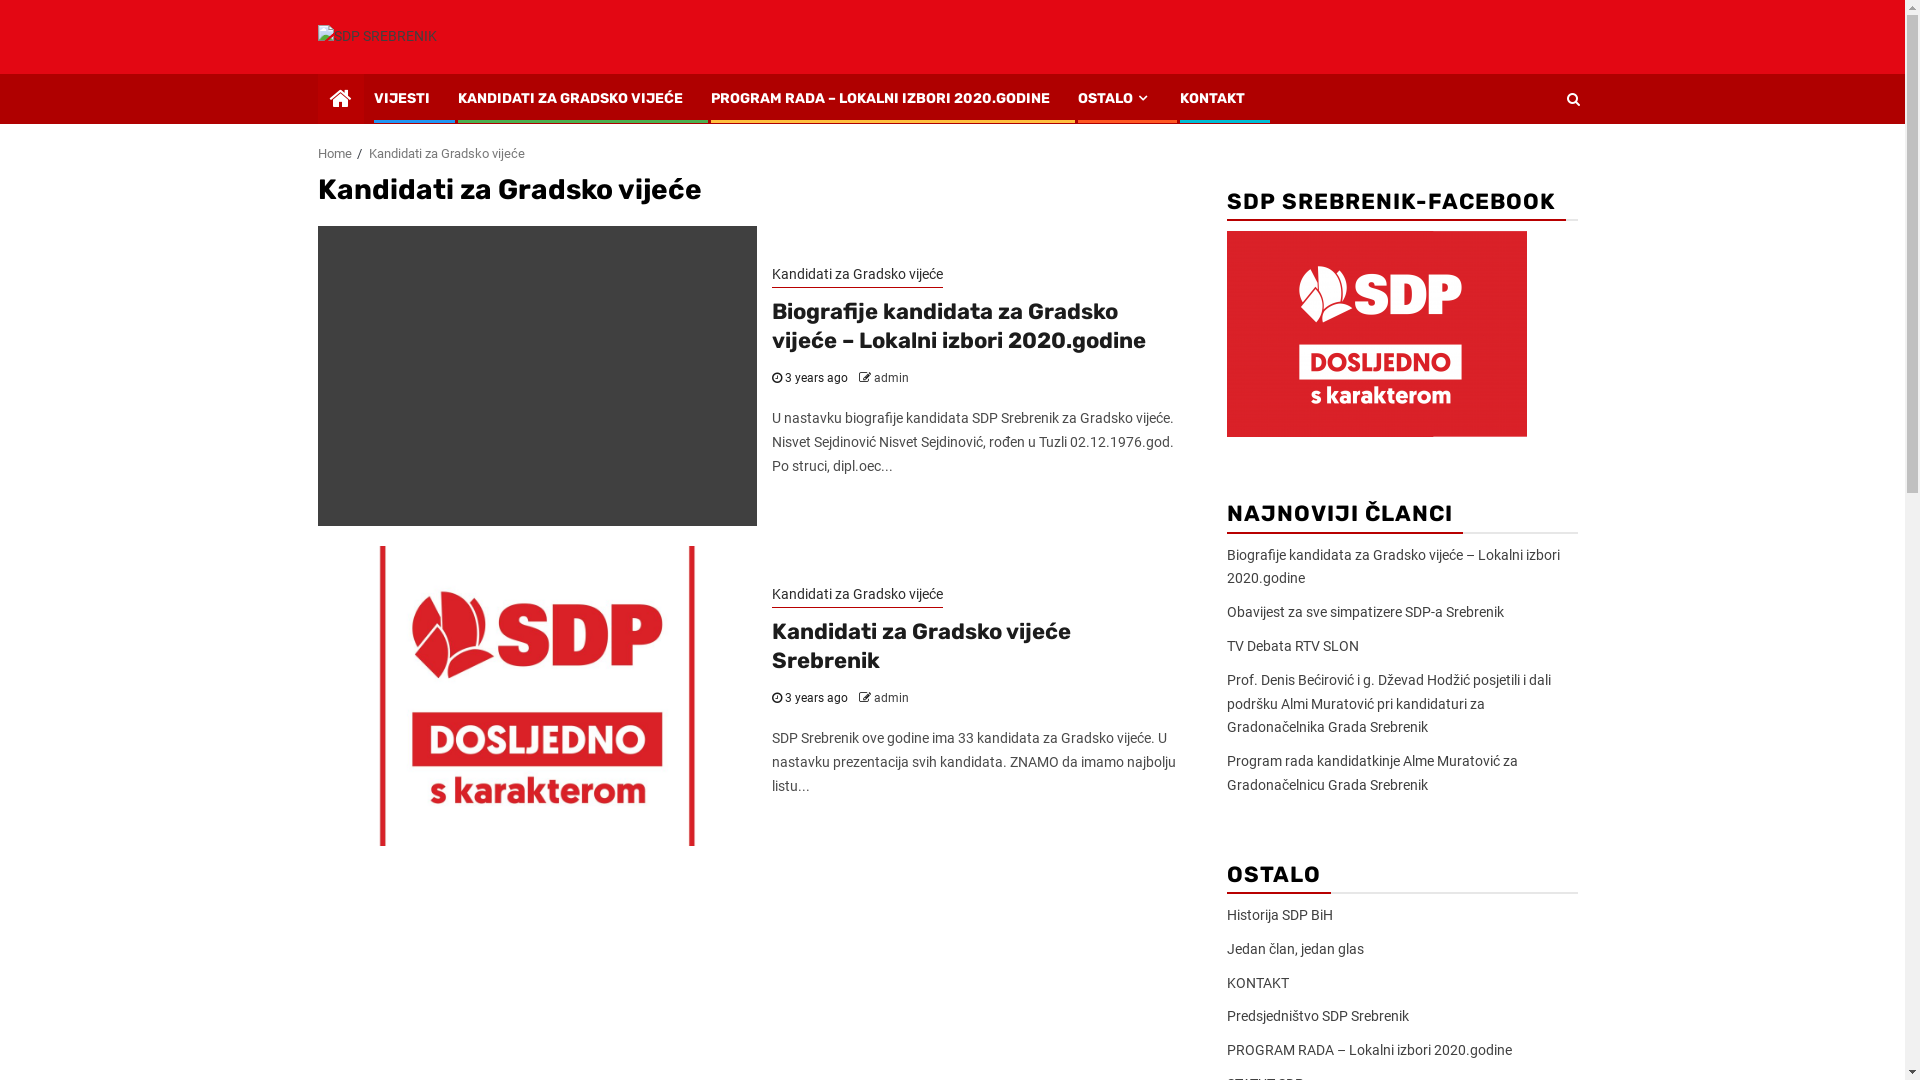 This screenshot has width=1920, height=1080. What do you see at coordinates (316, 152) in the screenshot?
I see `'Home'` at bounding box center [316, 152].